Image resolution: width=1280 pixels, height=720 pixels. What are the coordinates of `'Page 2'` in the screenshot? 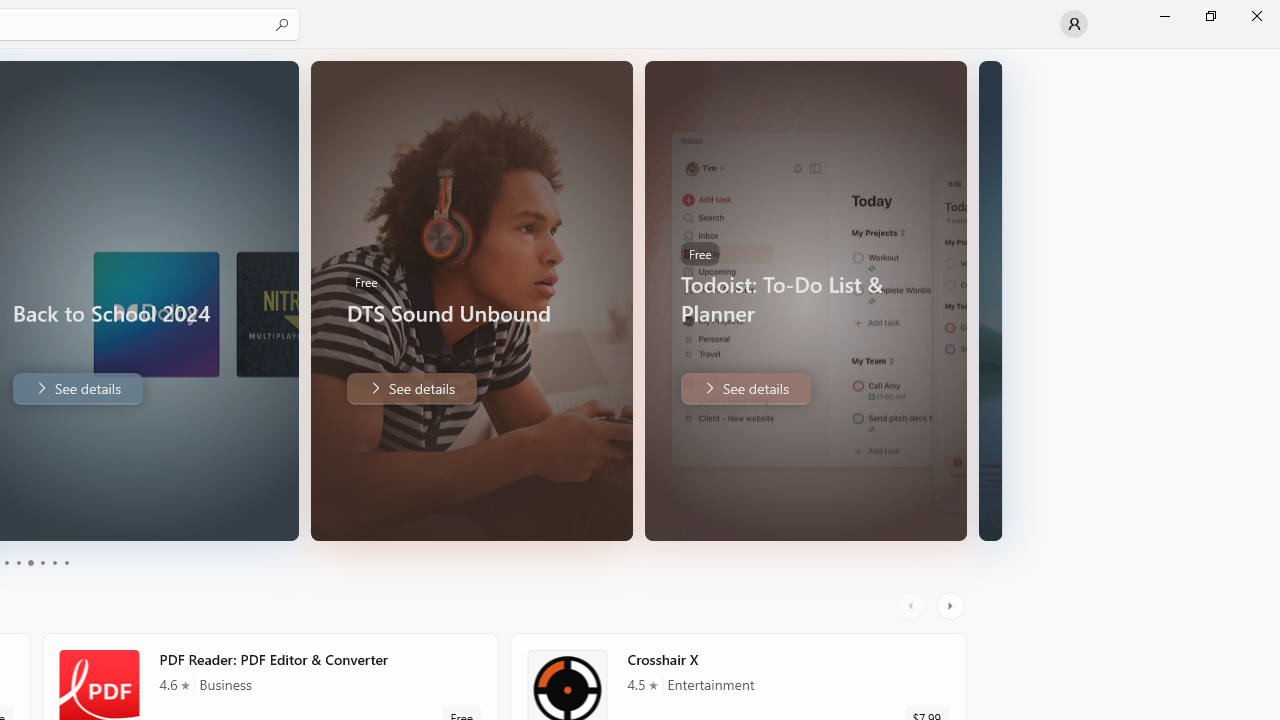 It's located at (17, 563).